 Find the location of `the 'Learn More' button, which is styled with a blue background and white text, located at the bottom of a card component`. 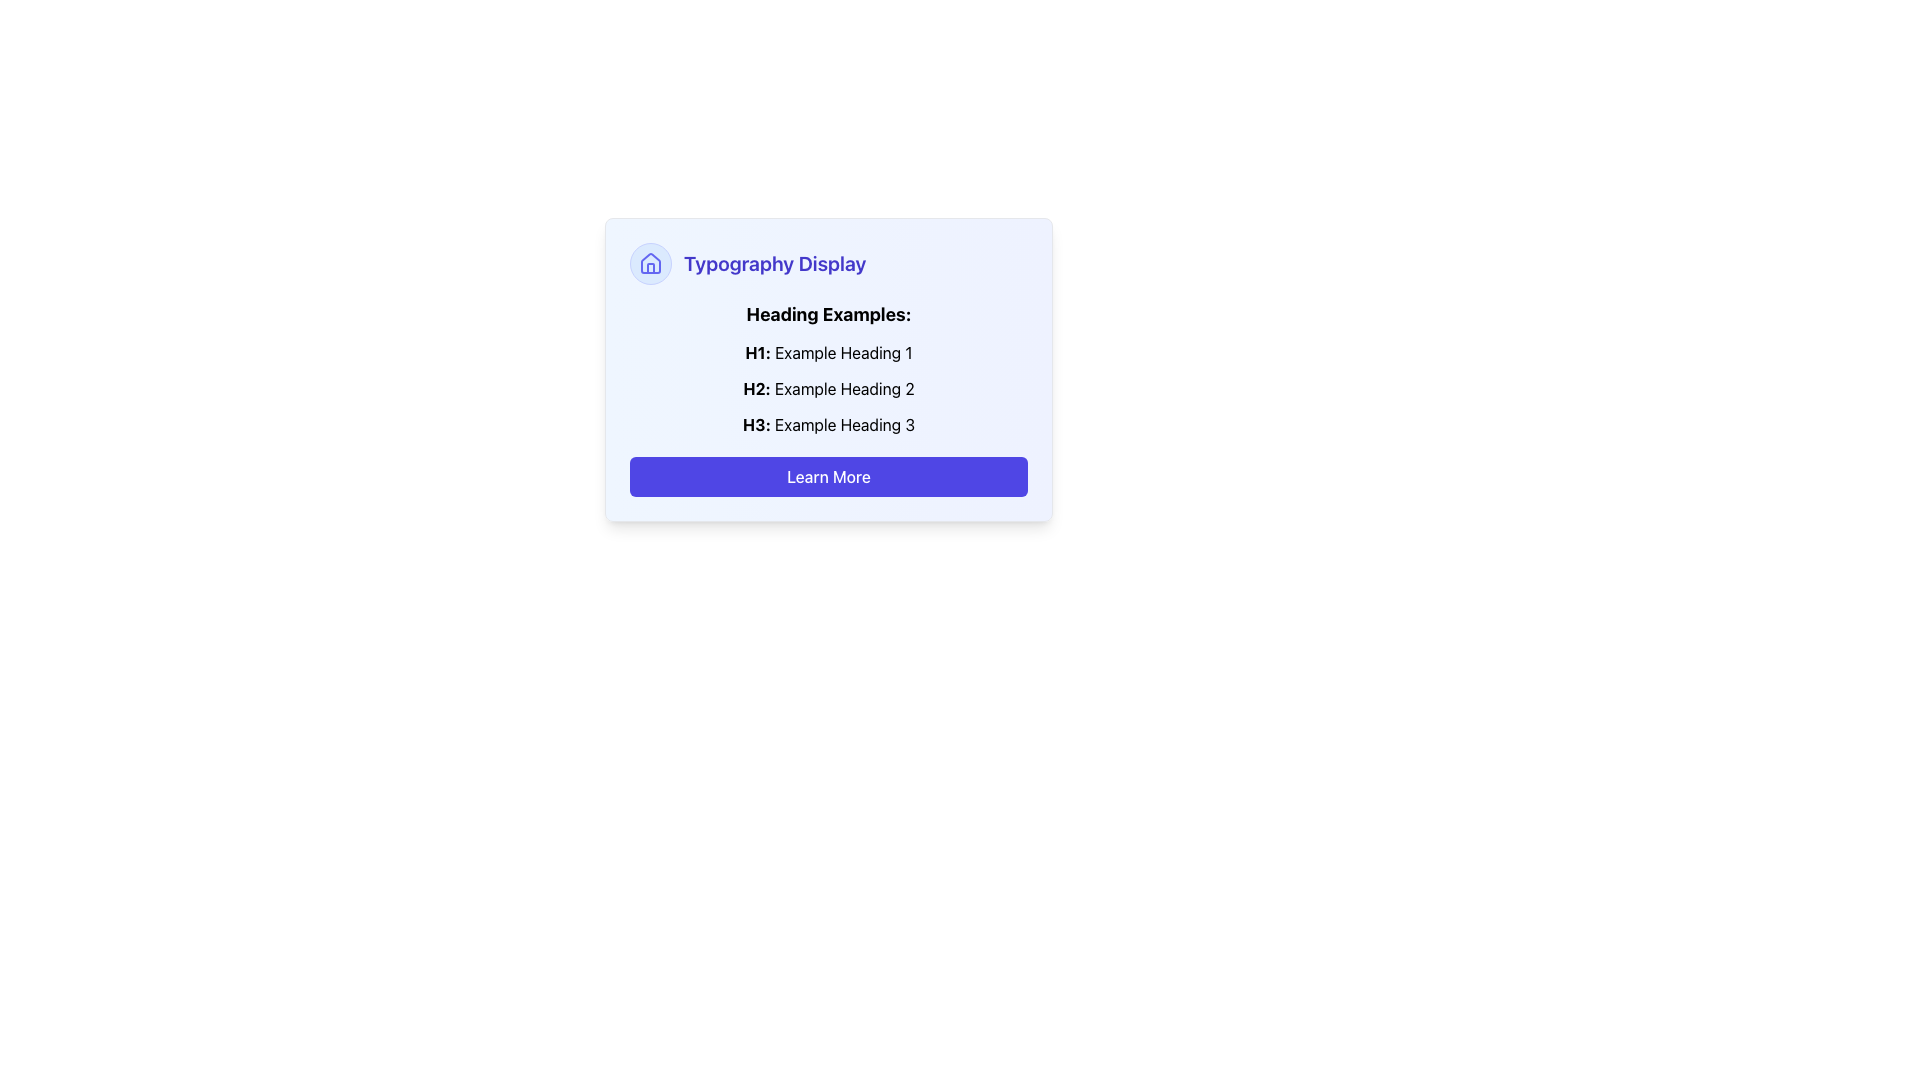

the 'Learn More' button, which is styled with a blue background and white text, located at the bottom of a card component is located at coordinates (829, 477).